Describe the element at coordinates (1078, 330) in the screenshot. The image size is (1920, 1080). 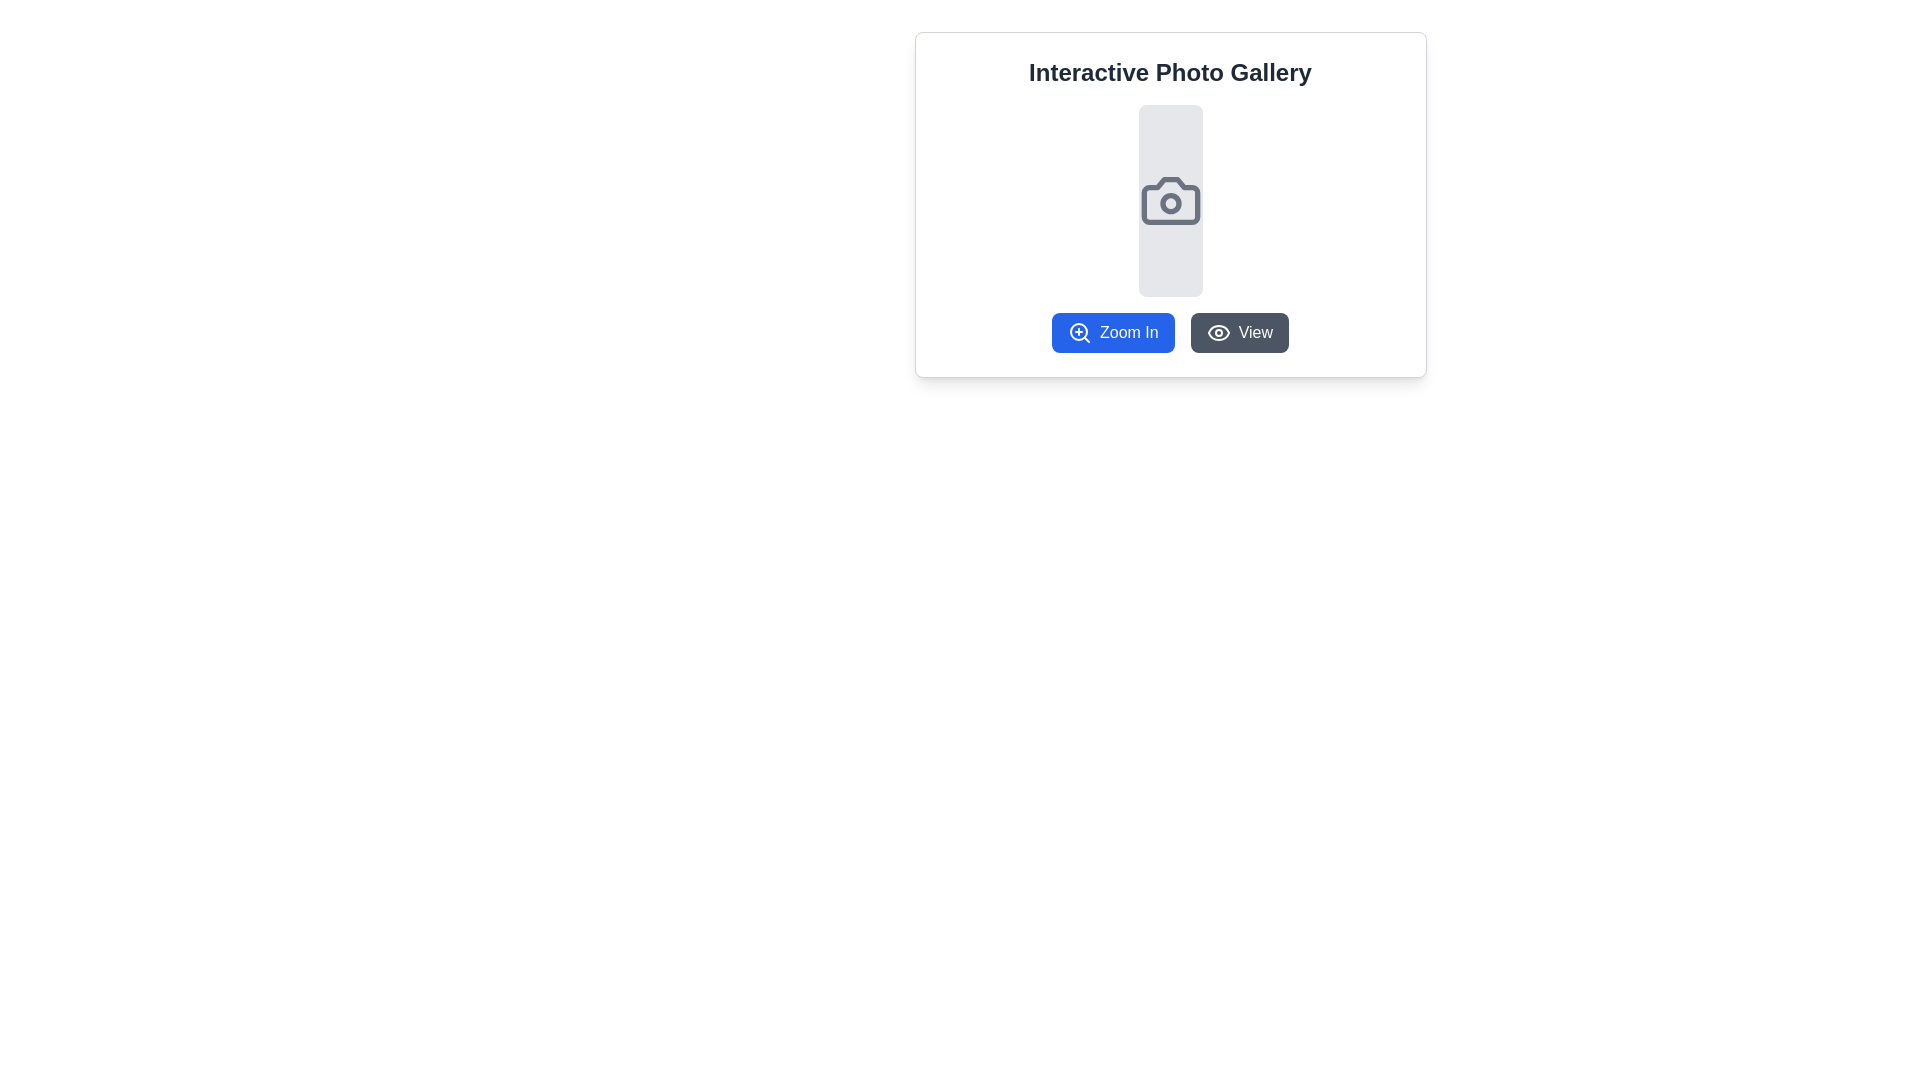
I see `the circular component of the zoom in icon, which is part of the 'Zoom In' button located in the 'Interactive Photo Gallery'` at that location.